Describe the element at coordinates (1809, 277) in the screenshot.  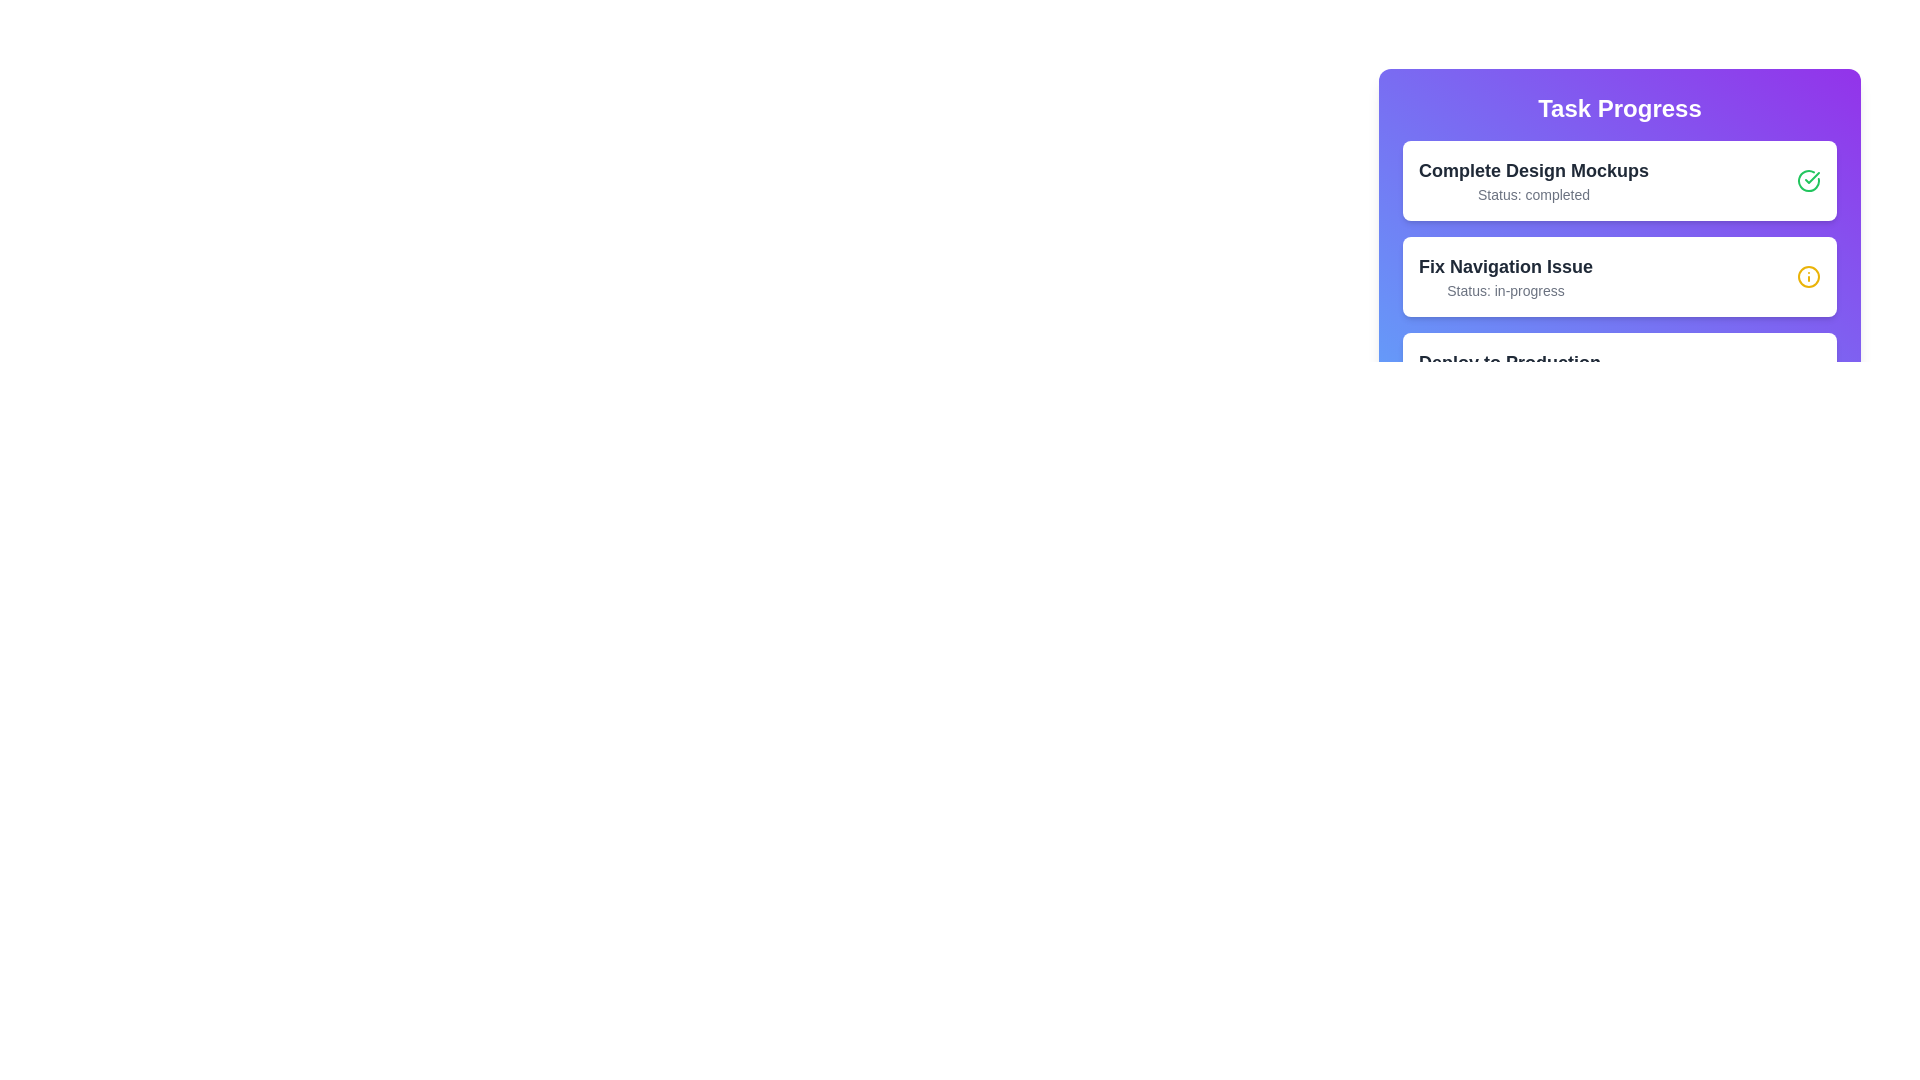
I see `the status icon corresponding to the task Fix Navigation Issue` at that location.